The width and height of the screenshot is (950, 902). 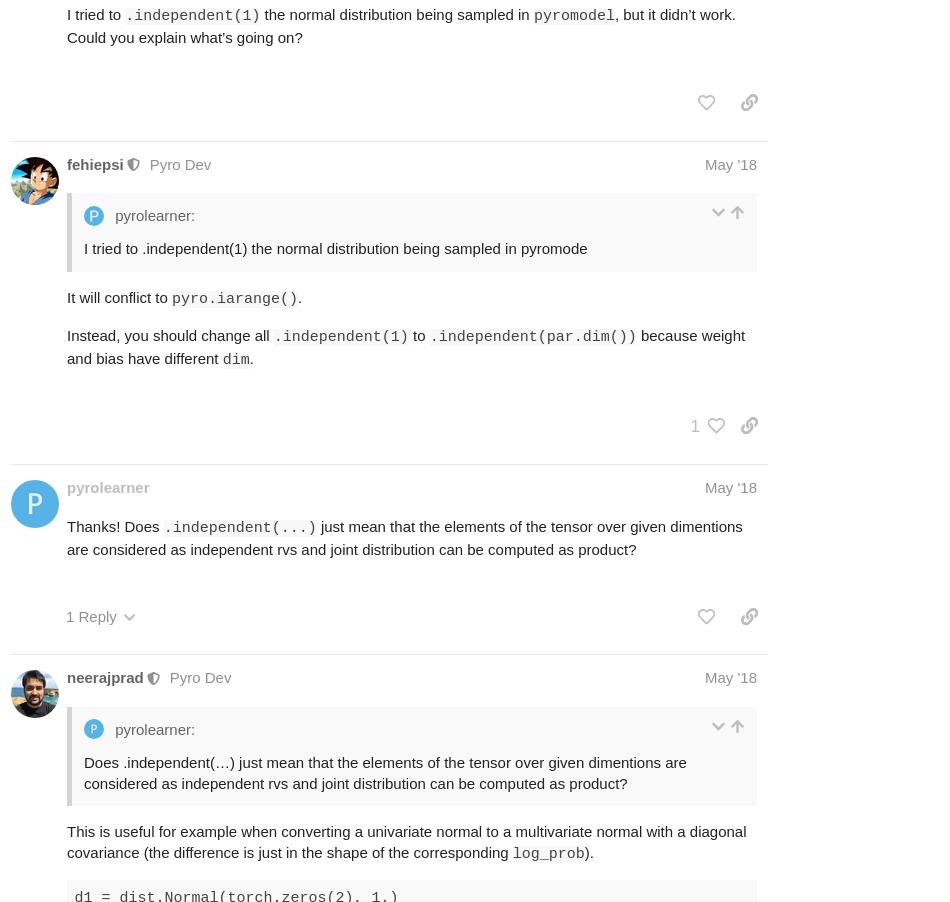 What do you see at coordinates (399, 23) in the screenshot?
I see `', but it didn’t work. Could you explain what’s going on?'` at bounding box center [399, 23].